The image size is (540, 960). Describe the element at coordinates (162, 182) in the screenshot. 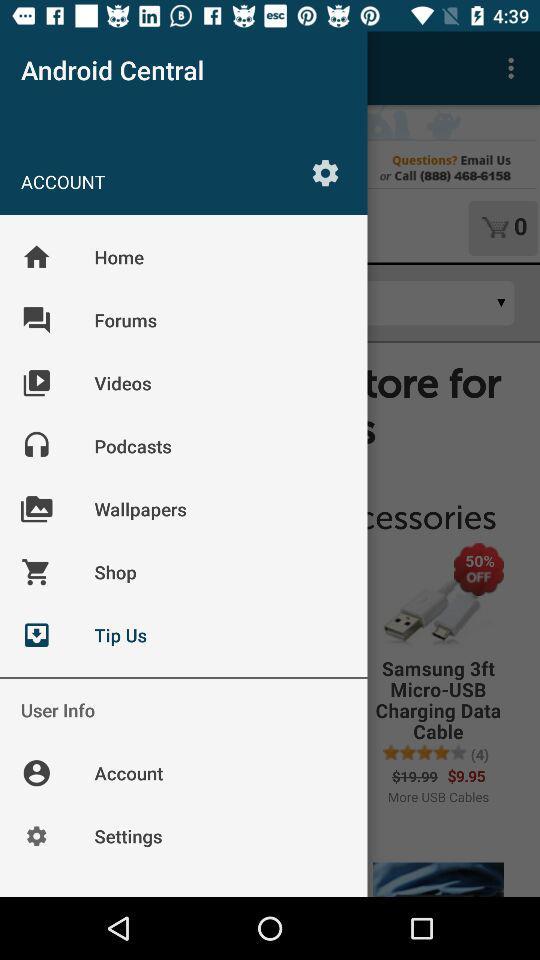

I see `the text which is left side of the settings` at that location.